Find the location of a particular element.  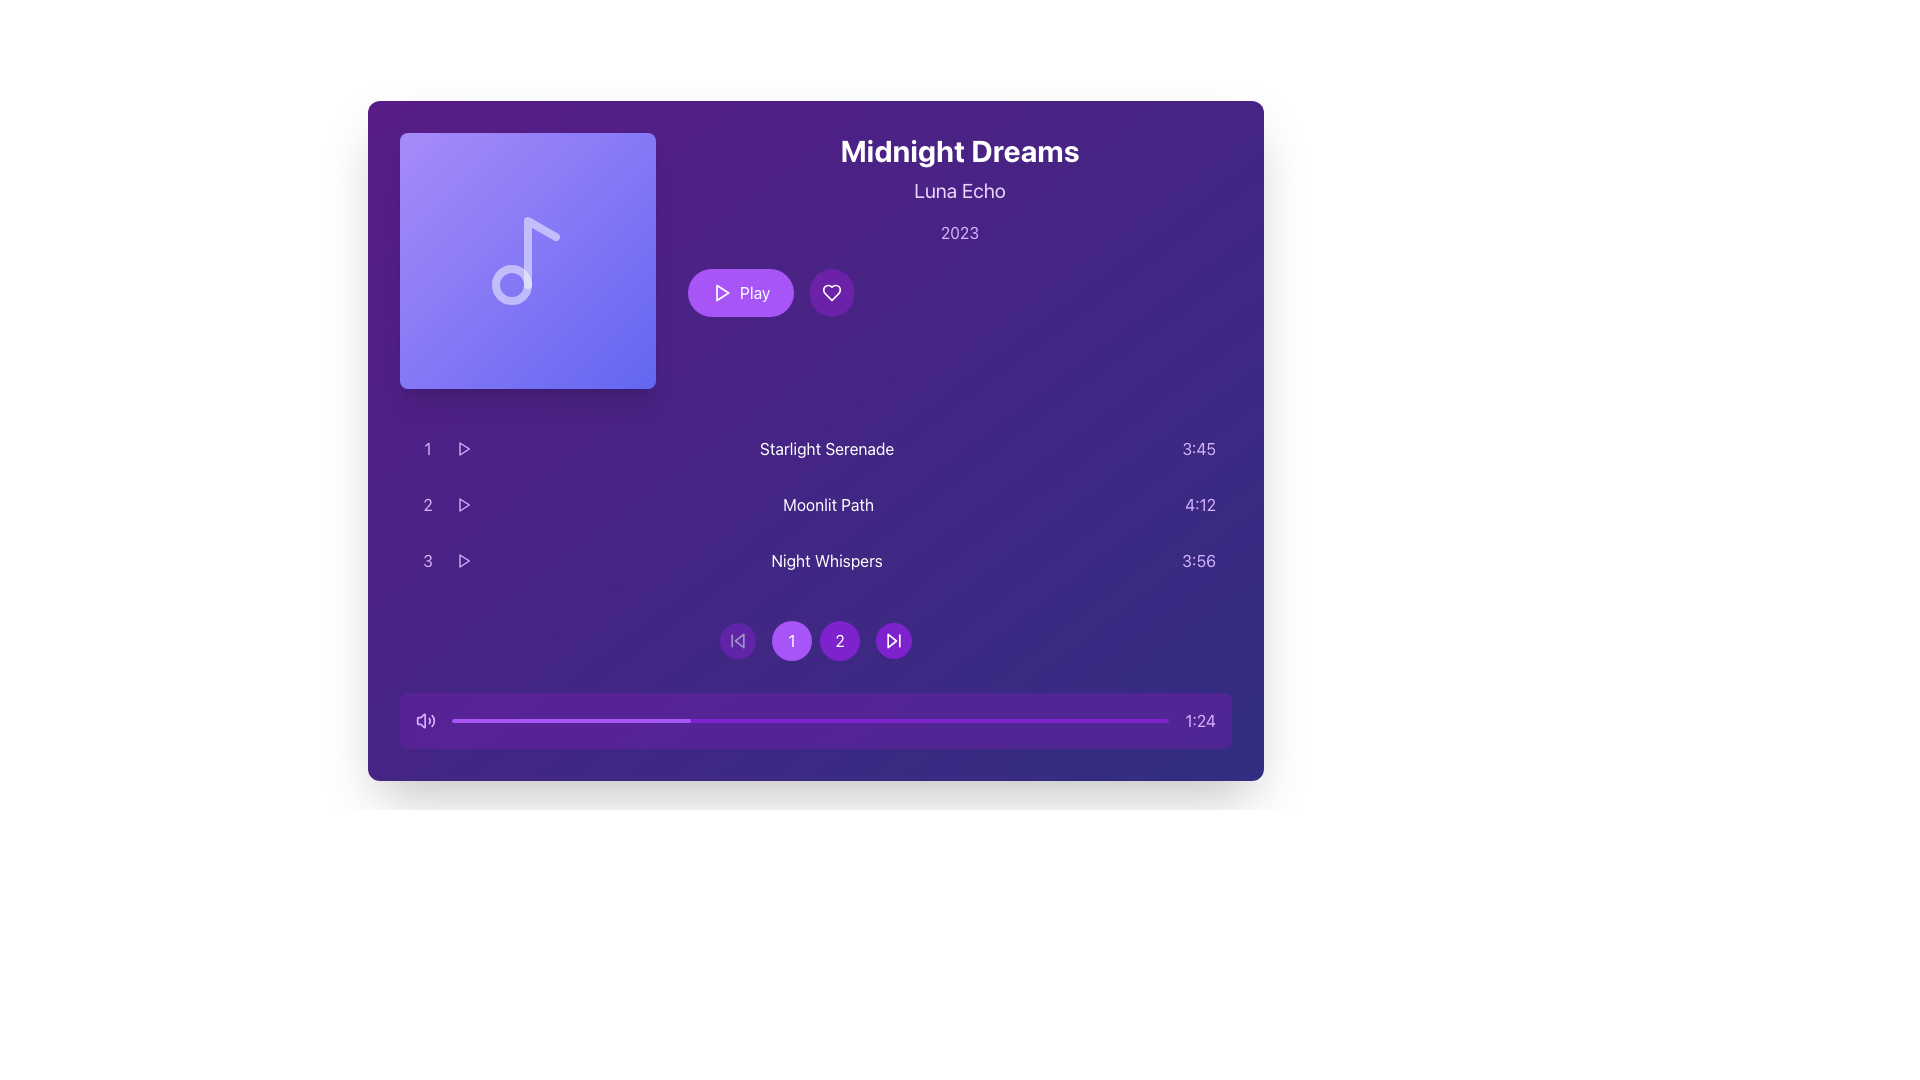

the Text block displaying the title, artist, and release year of the currently playing music album, located to the right of the album artwork icon and above the action row is located at coordinates (960, 224).